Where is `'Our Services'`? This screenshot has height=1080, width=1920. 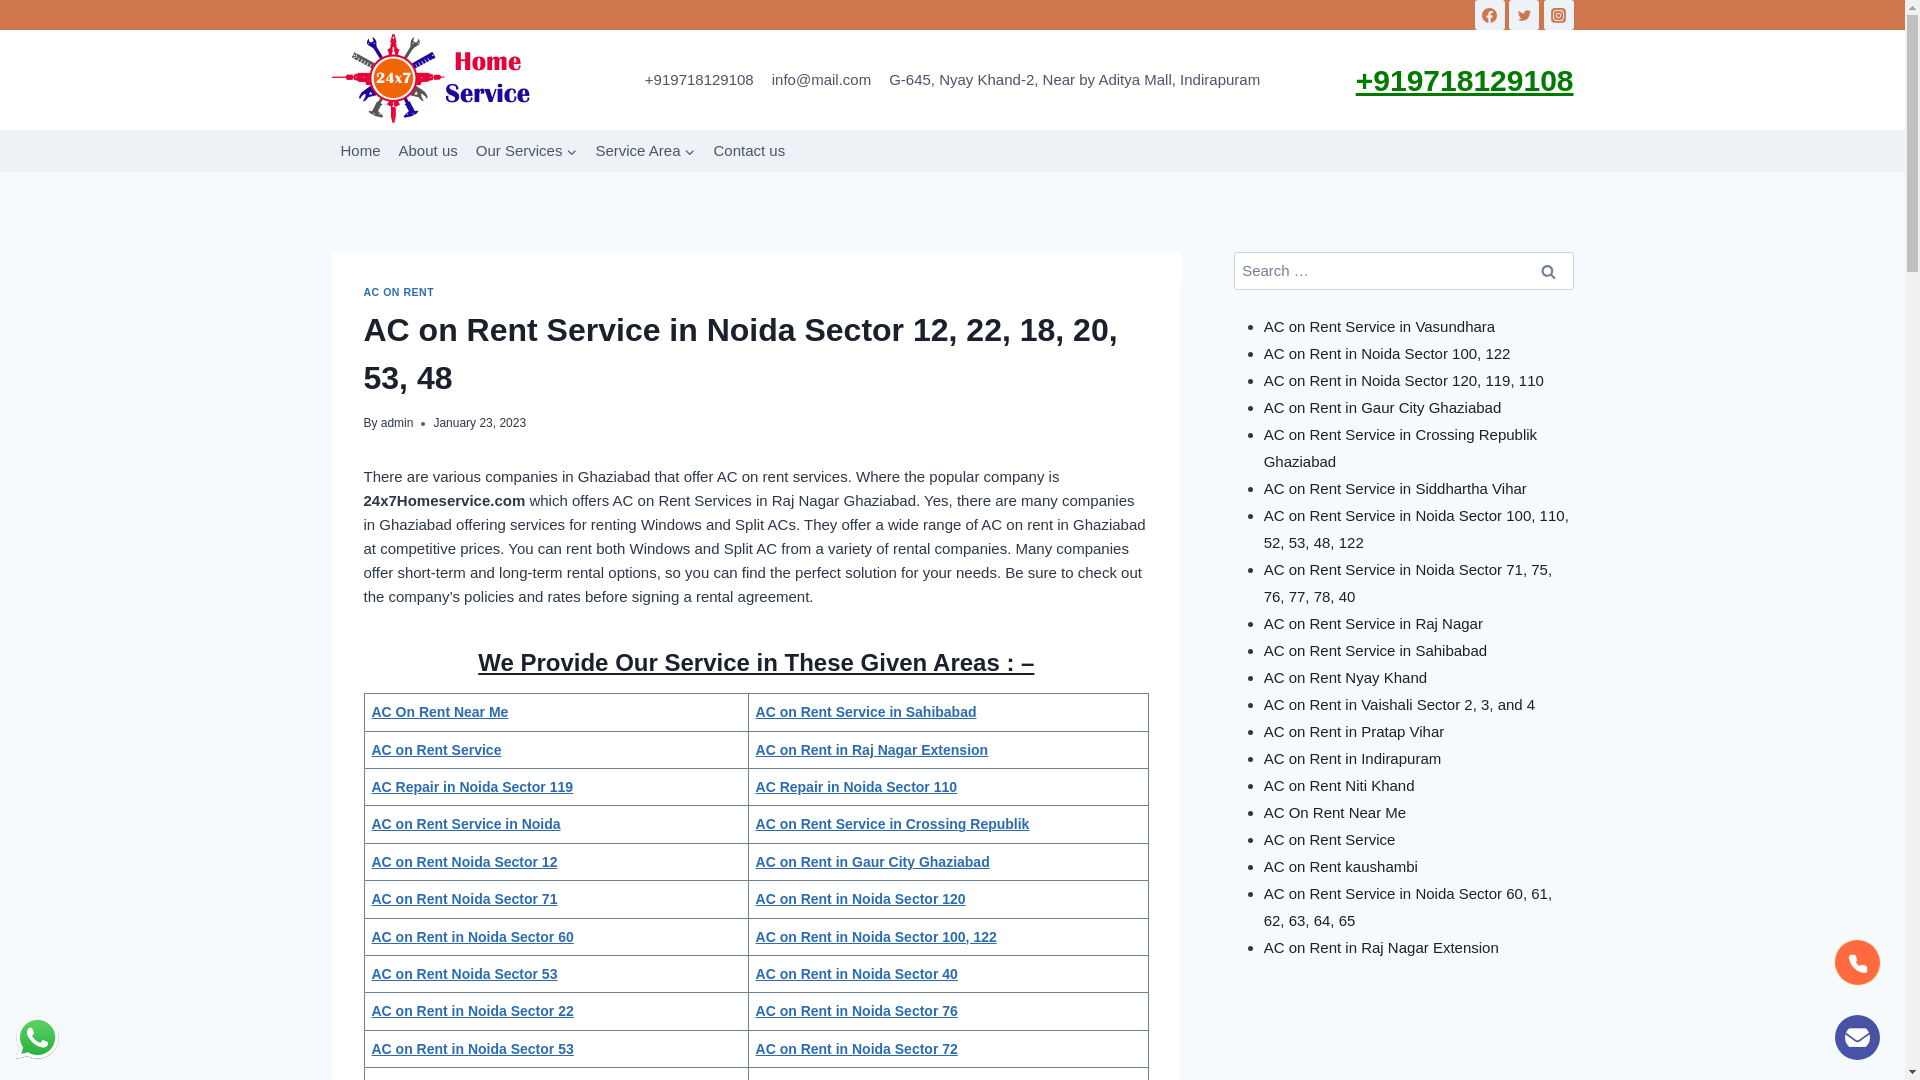 'Our Services' is located at coordinates (527, 149).